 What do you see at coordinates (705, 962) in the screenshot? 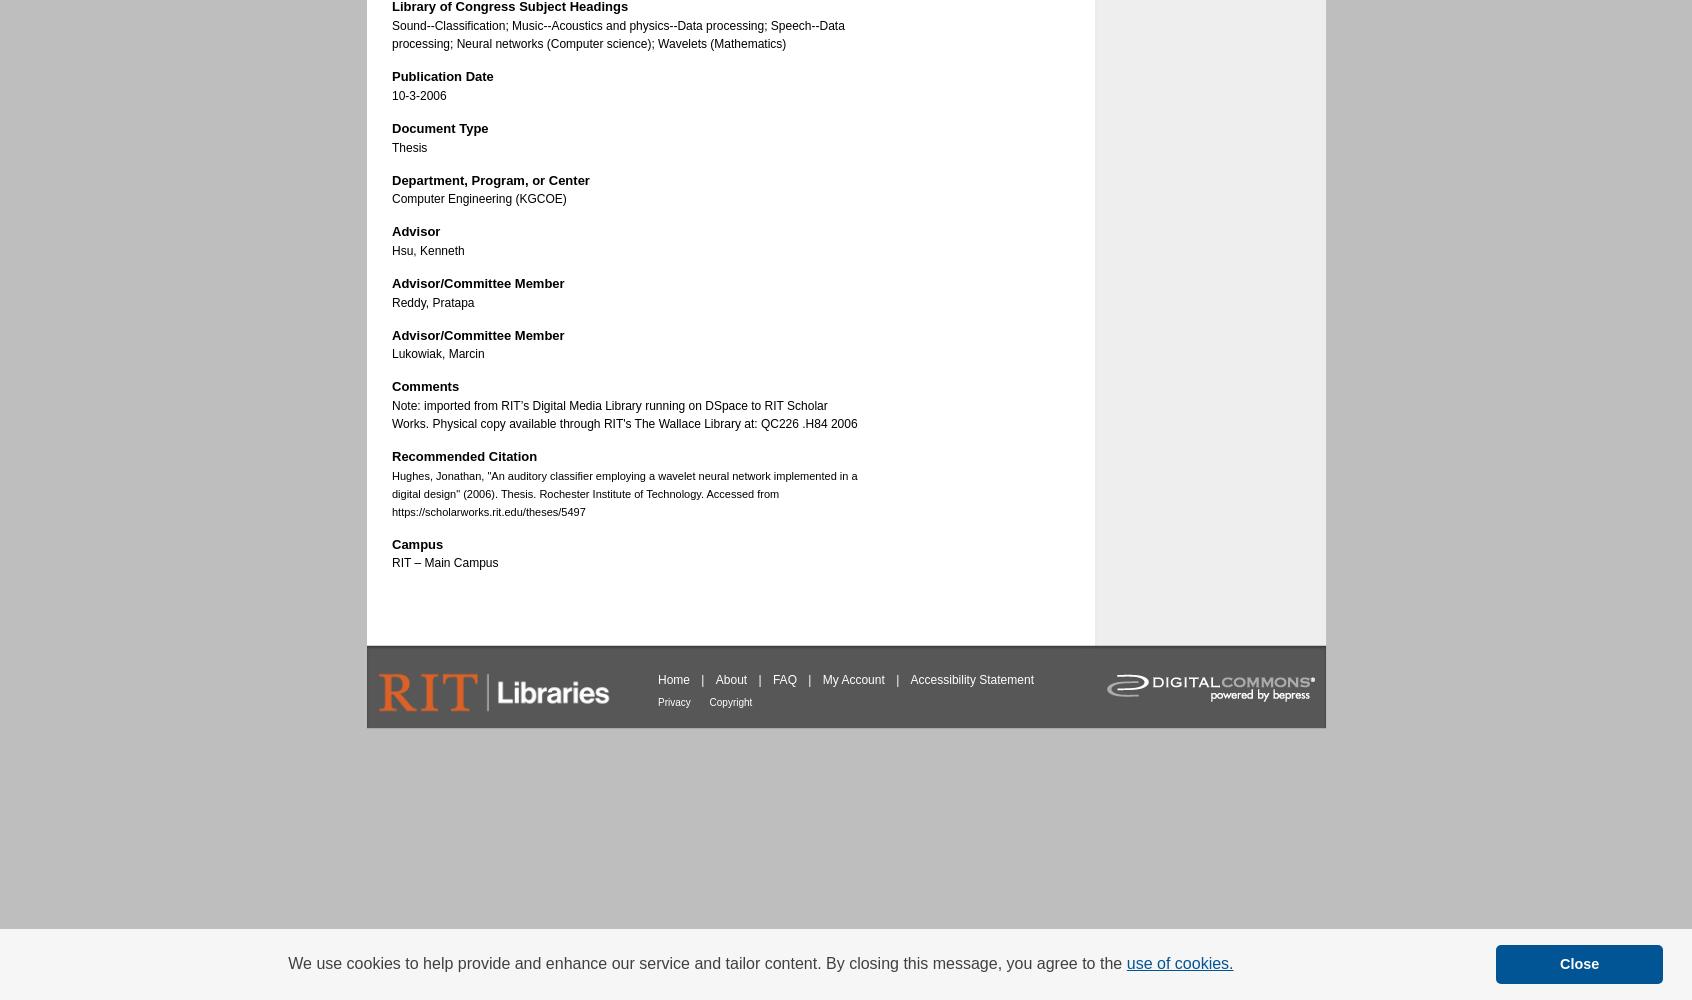
I see `'We use cookies to help provide and enhance our service and tailor content. By closing this message, you agree to the'` at bounding box center [705, 962].